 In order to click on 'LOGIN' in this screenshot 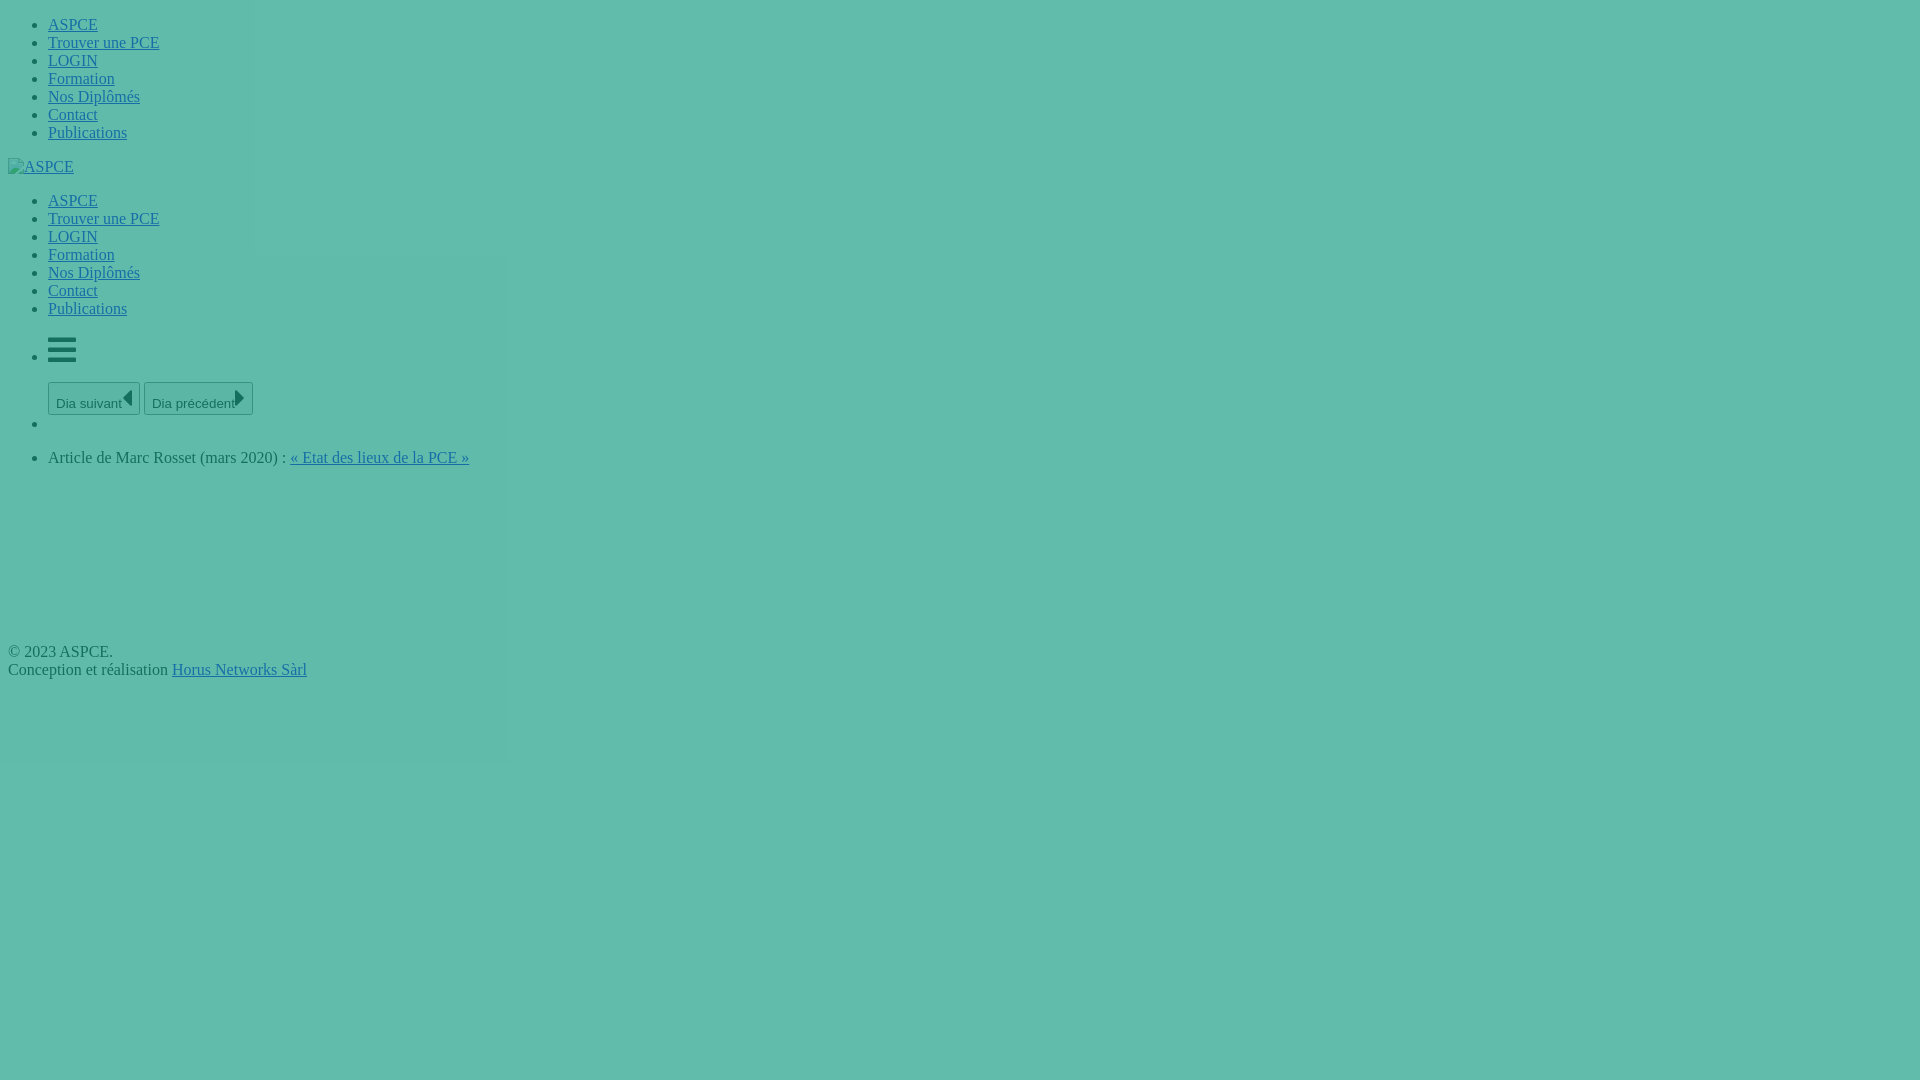, I will do `click(48, 235)`.